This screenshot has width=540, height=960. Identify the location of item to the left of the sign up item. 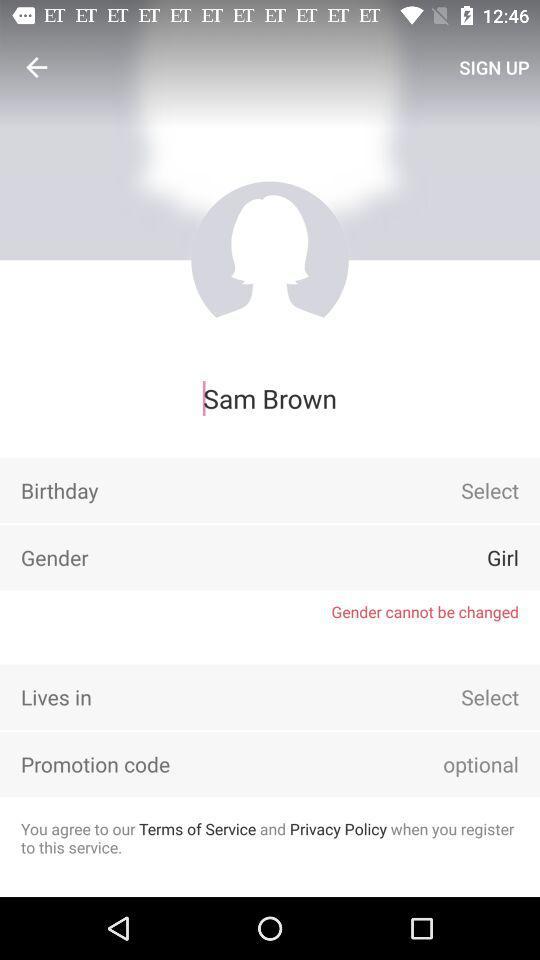
(36, 67).